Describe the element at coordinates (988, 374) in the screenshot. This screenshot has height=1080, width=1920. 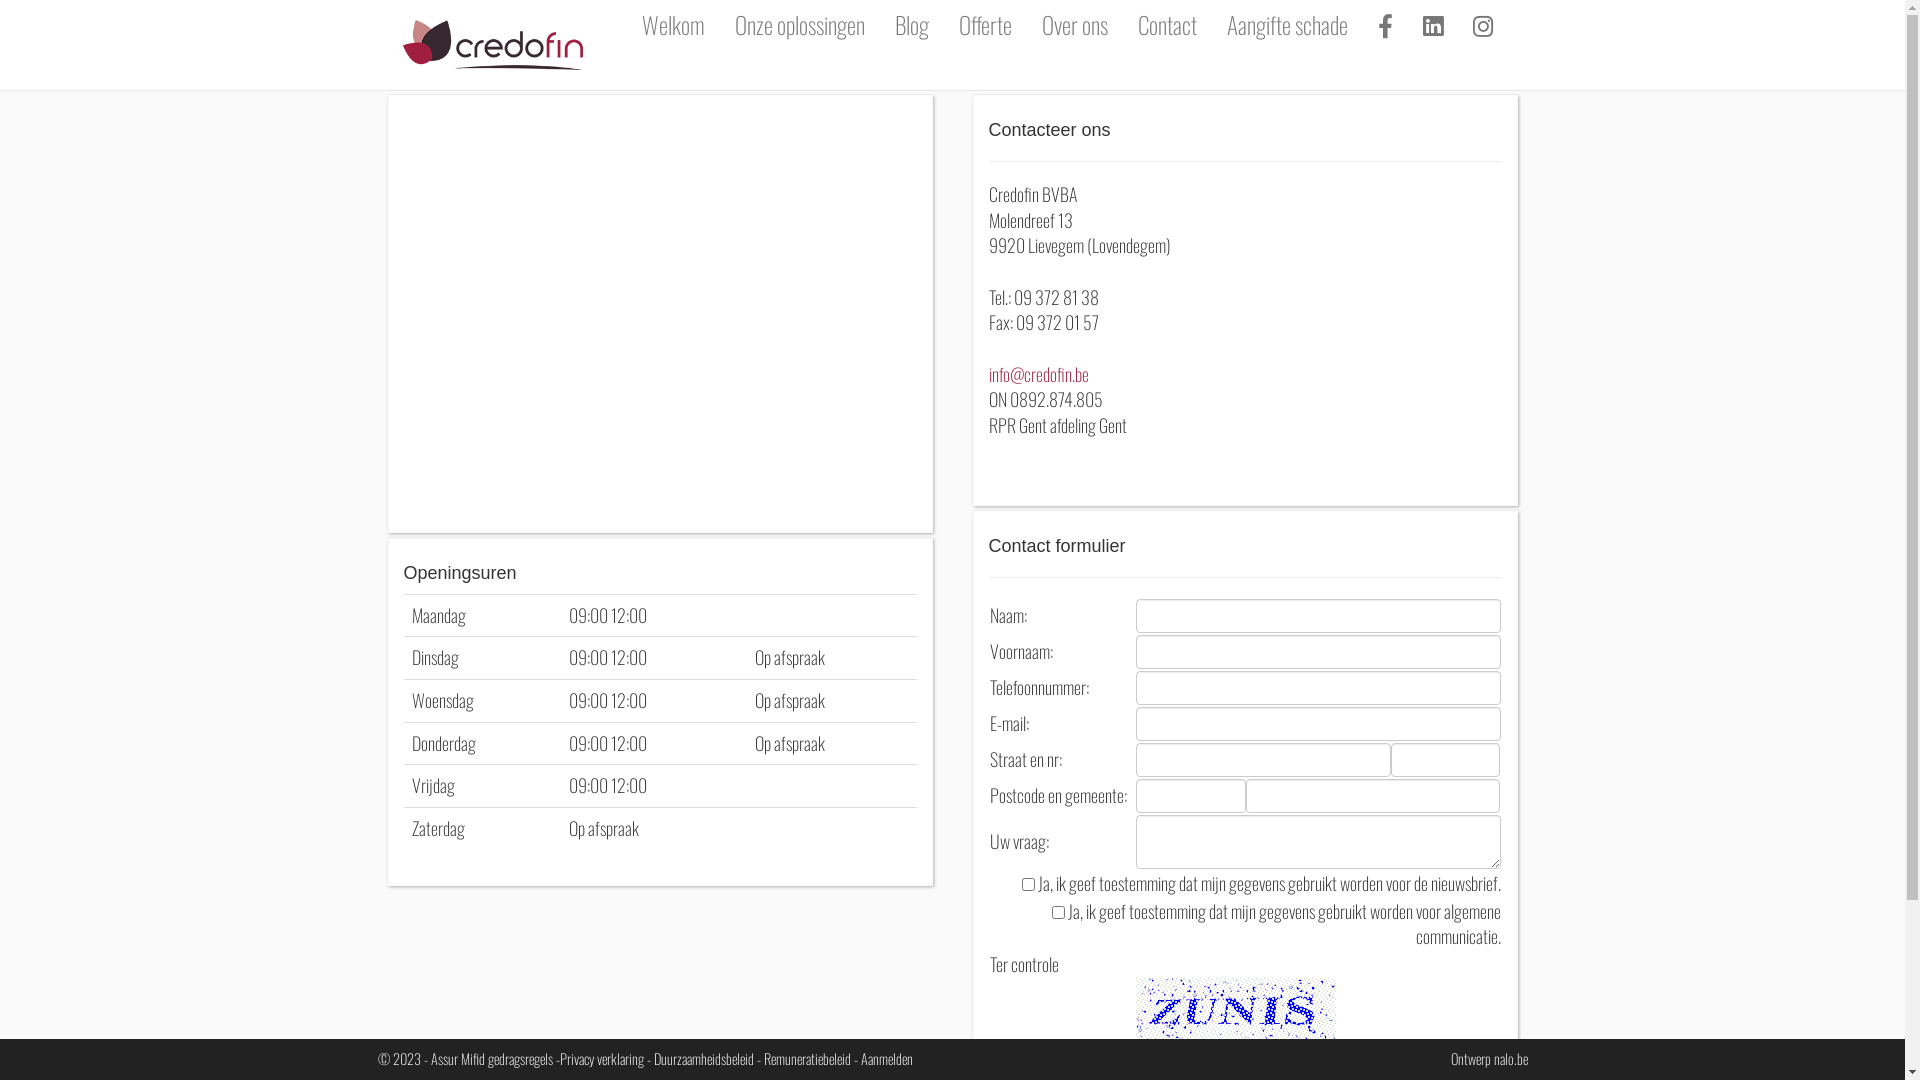
I see `'info@credofin.be'` at that location.